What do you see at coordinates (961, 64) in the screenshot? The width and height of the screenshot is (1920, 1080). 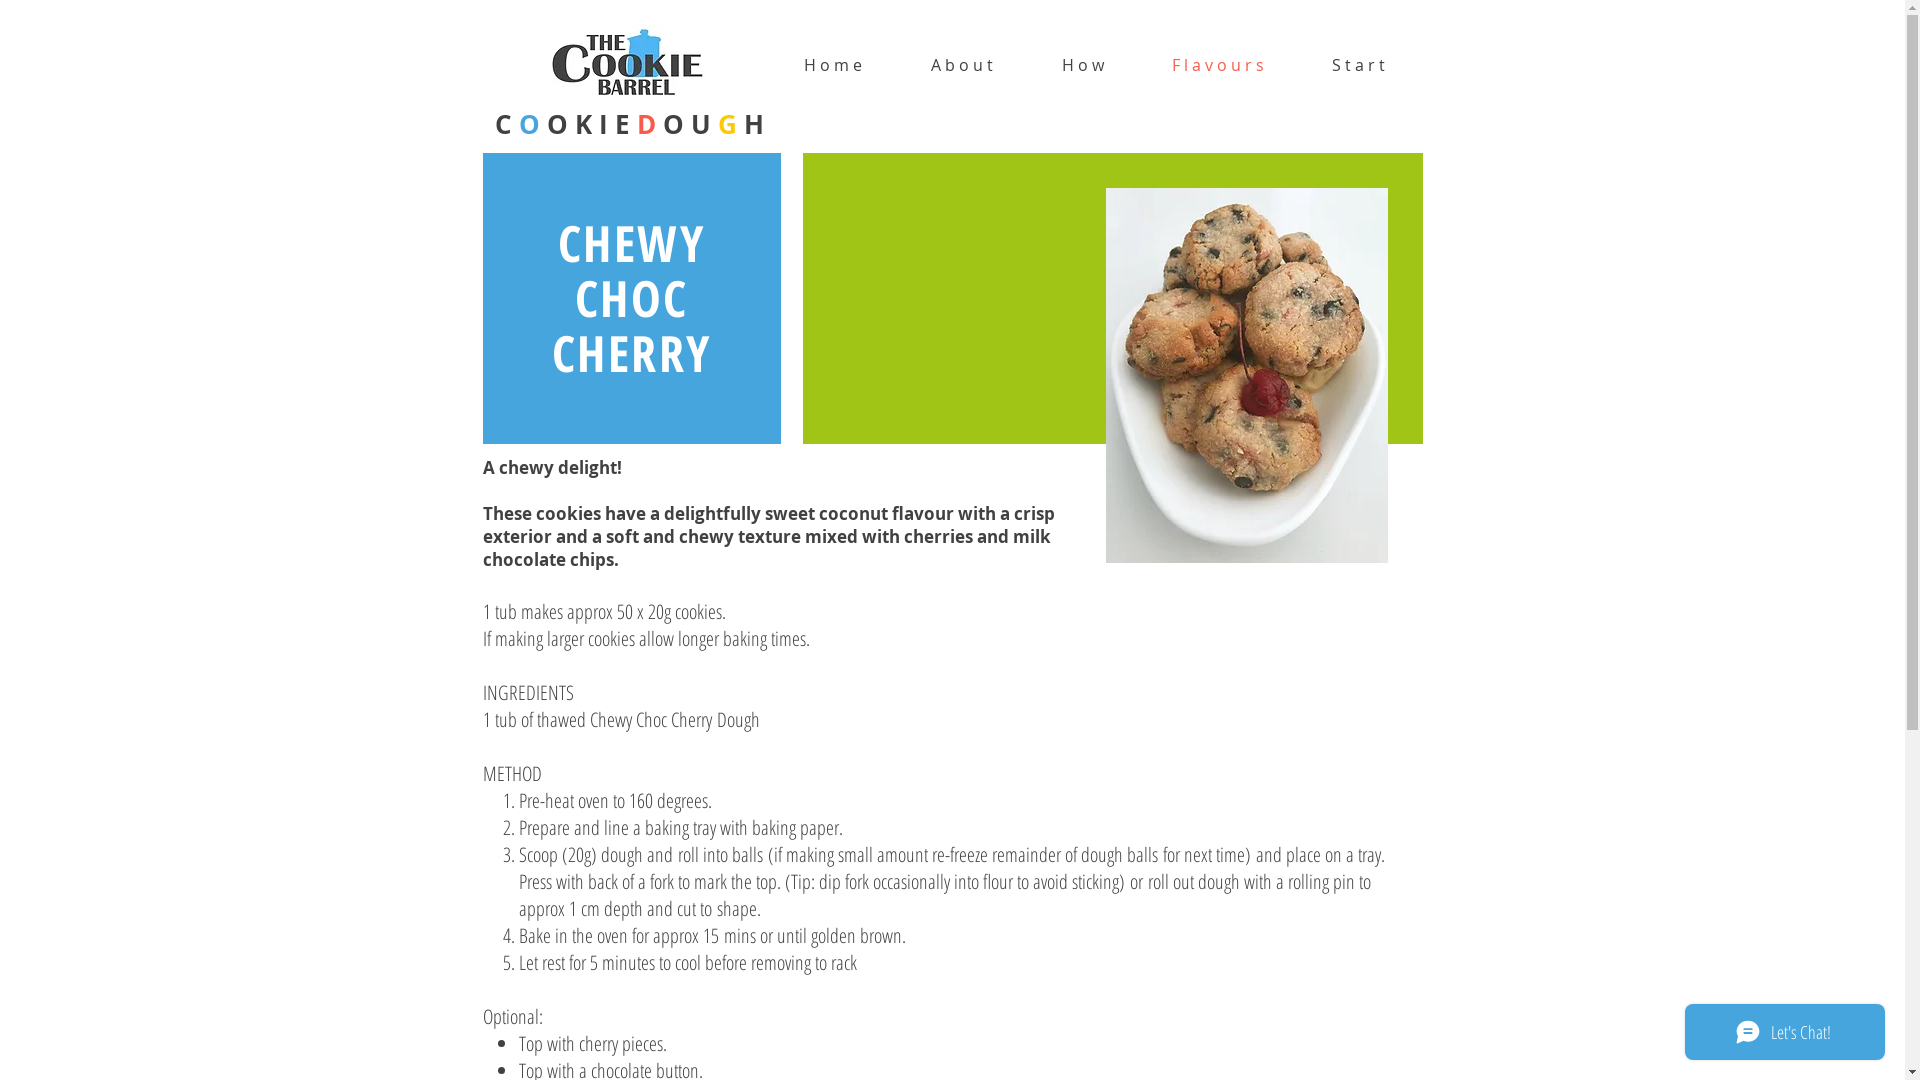 I see `'A b o u t'` at bounding box center [961, 64].